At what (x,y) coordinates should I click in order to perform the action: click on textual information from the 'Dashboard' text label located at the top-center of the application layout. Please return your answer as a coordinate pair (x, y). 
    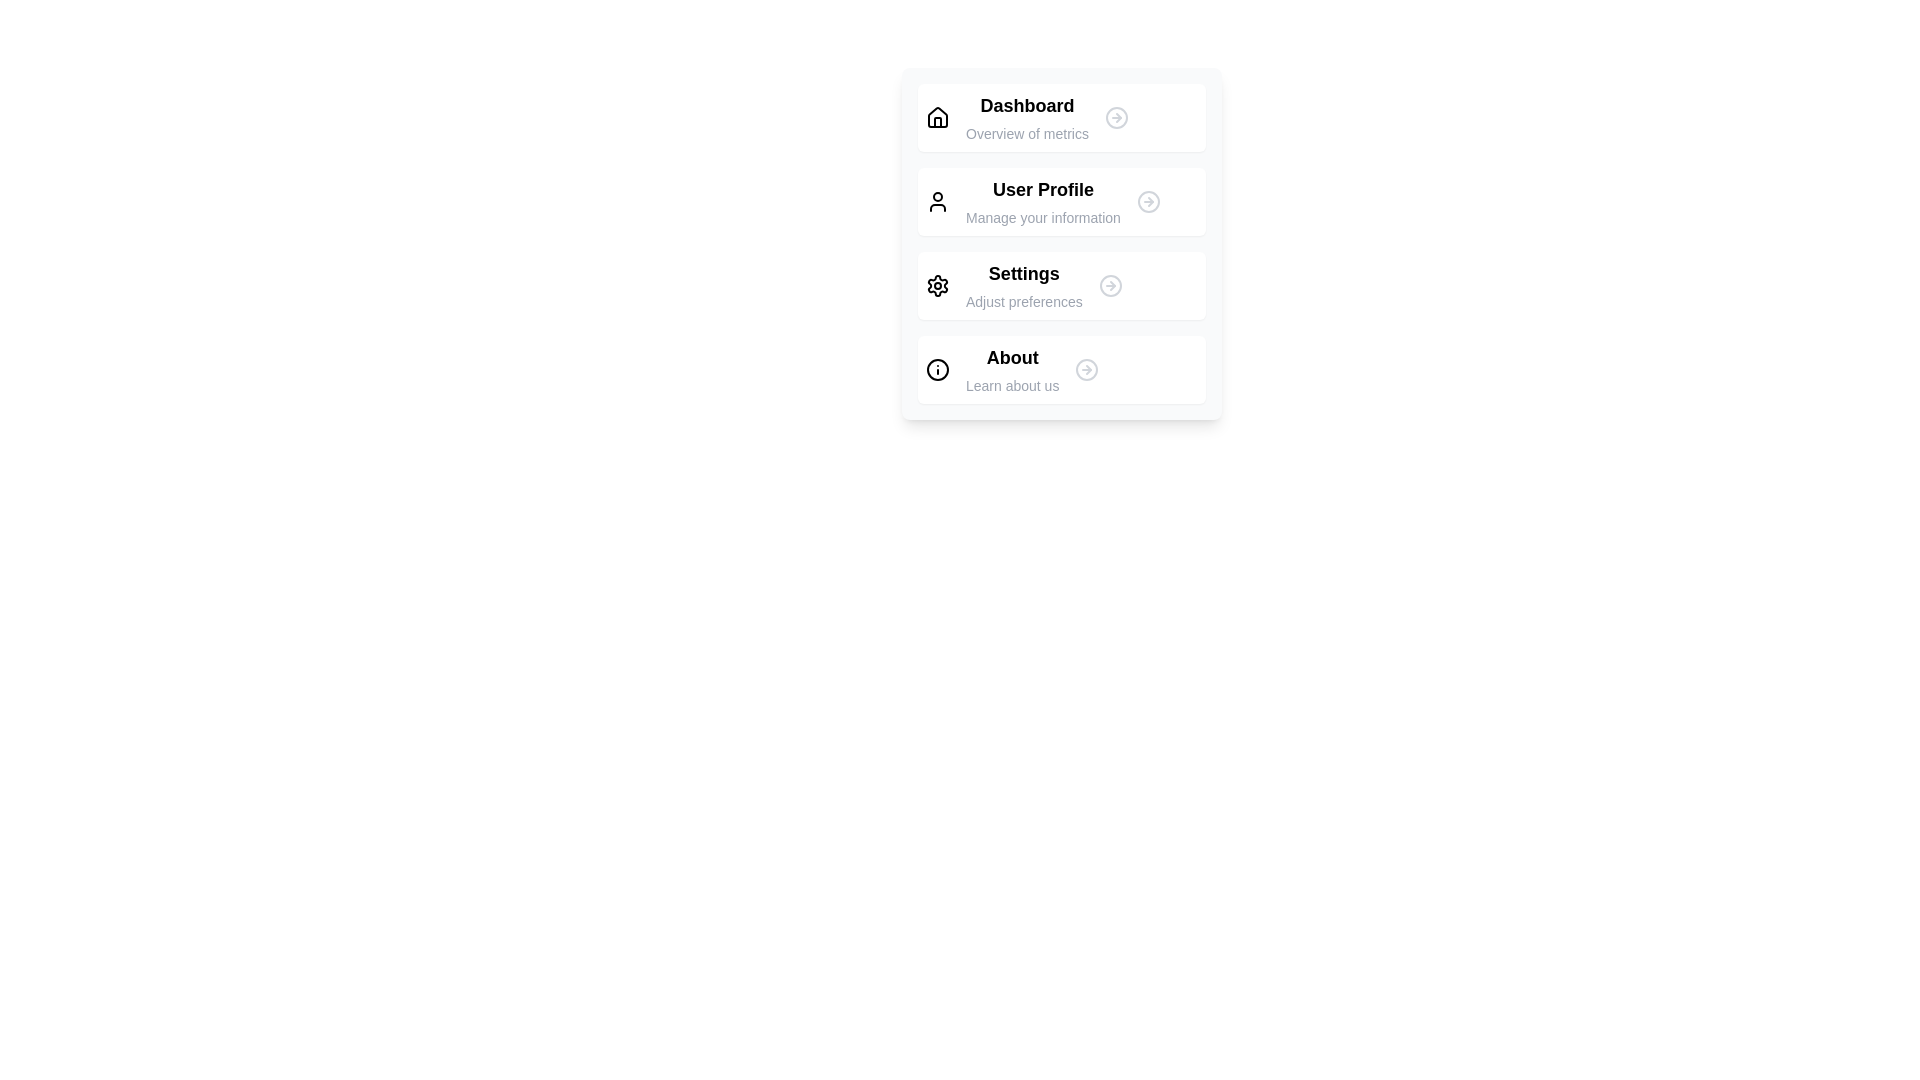
    Looking at the image, I should click on (1027, 118).